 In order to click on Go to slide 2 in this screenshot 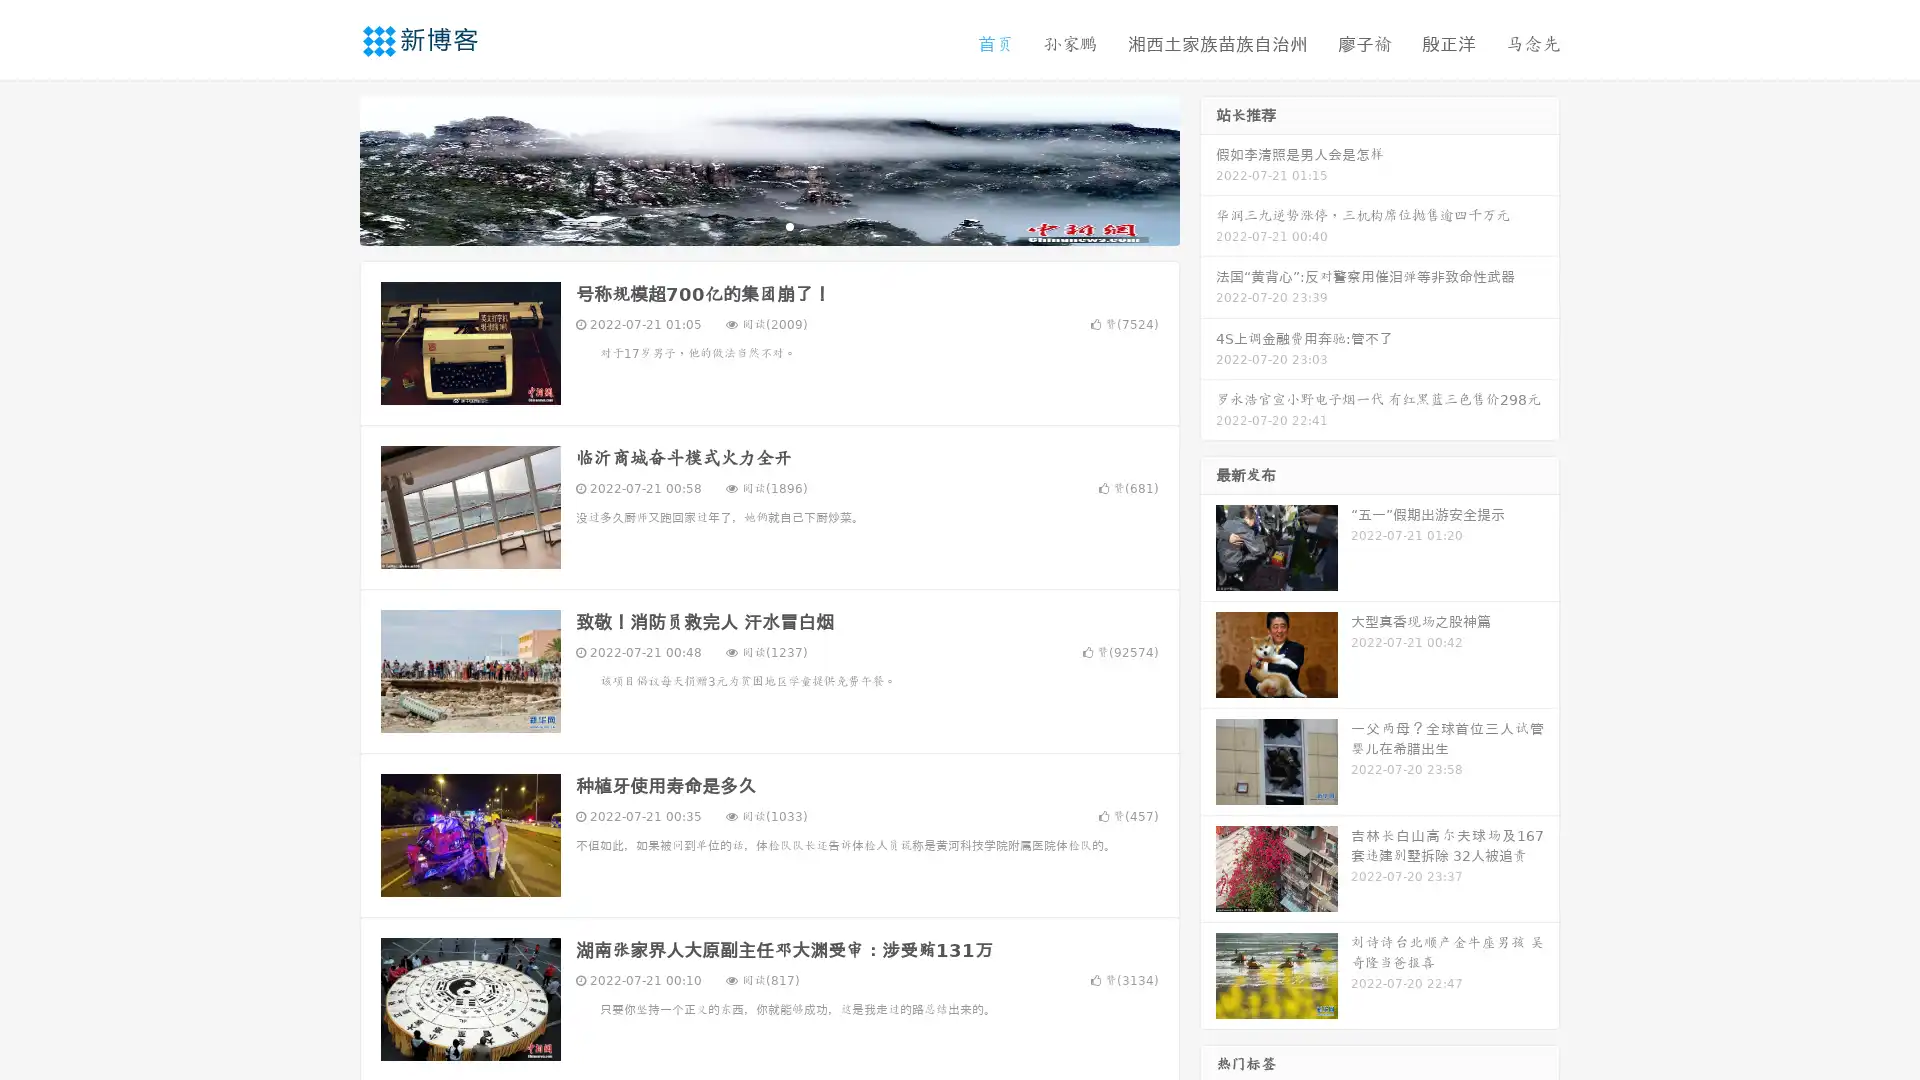, I will do `click(768, 225)`.